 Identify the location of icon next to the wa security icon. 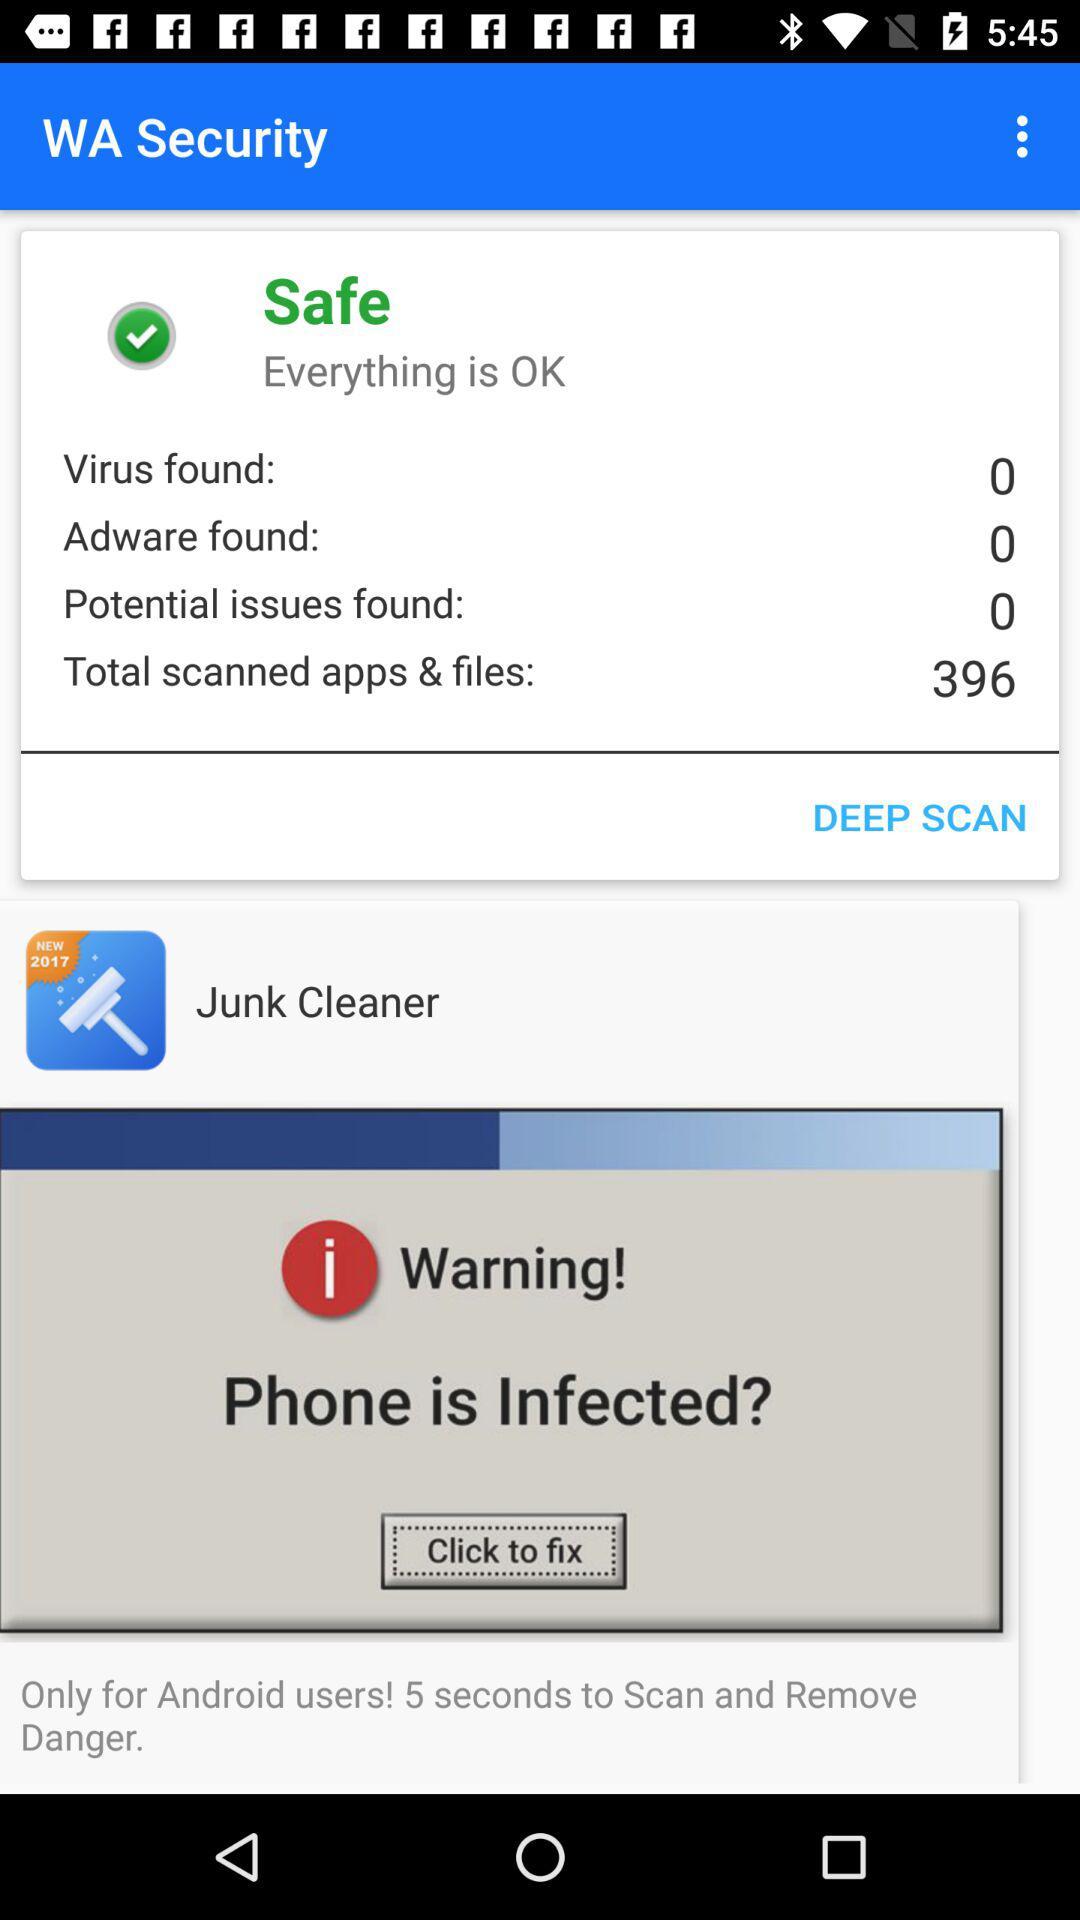
(1027, 135).